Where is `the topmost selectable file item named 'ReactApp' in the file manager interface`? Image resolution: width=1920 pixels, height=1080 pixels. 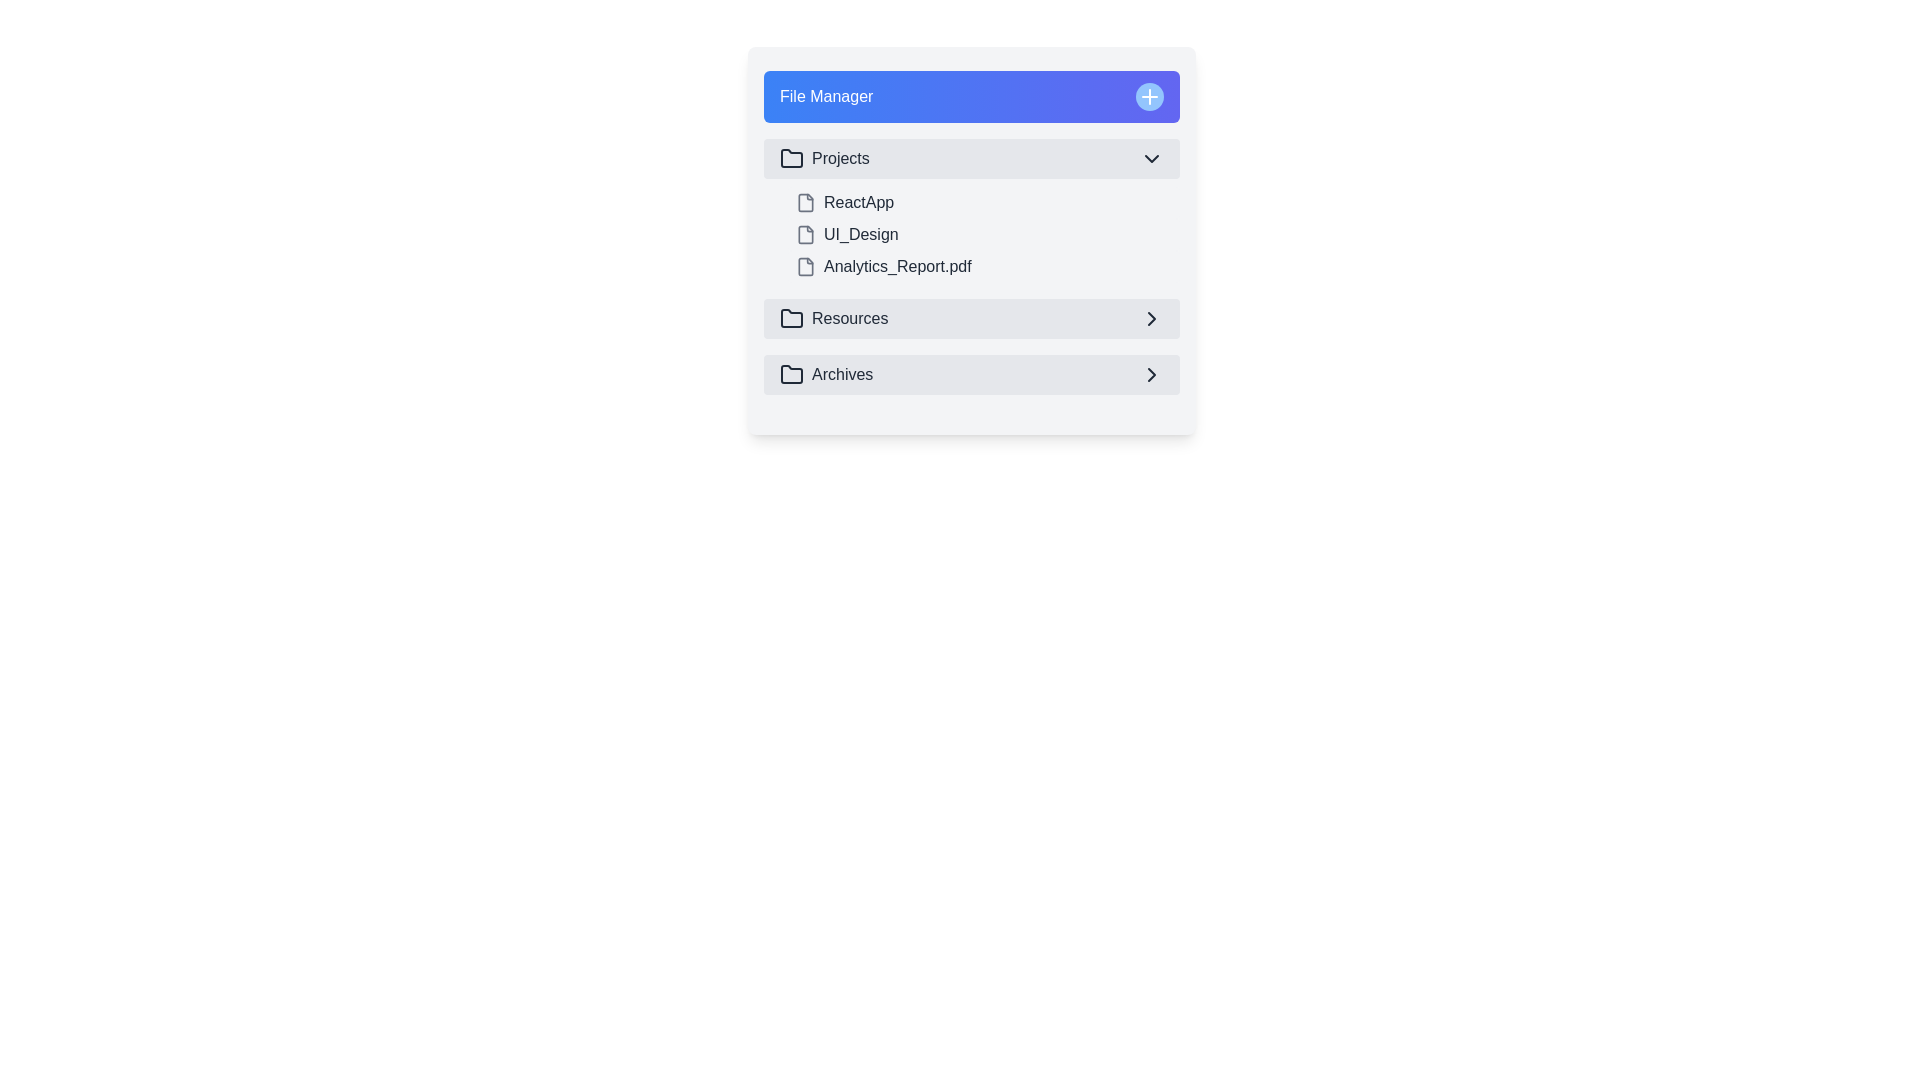
the topmost selectable file item named 'ReactApp' in the file manager interface is located at coordinates (983, 203).